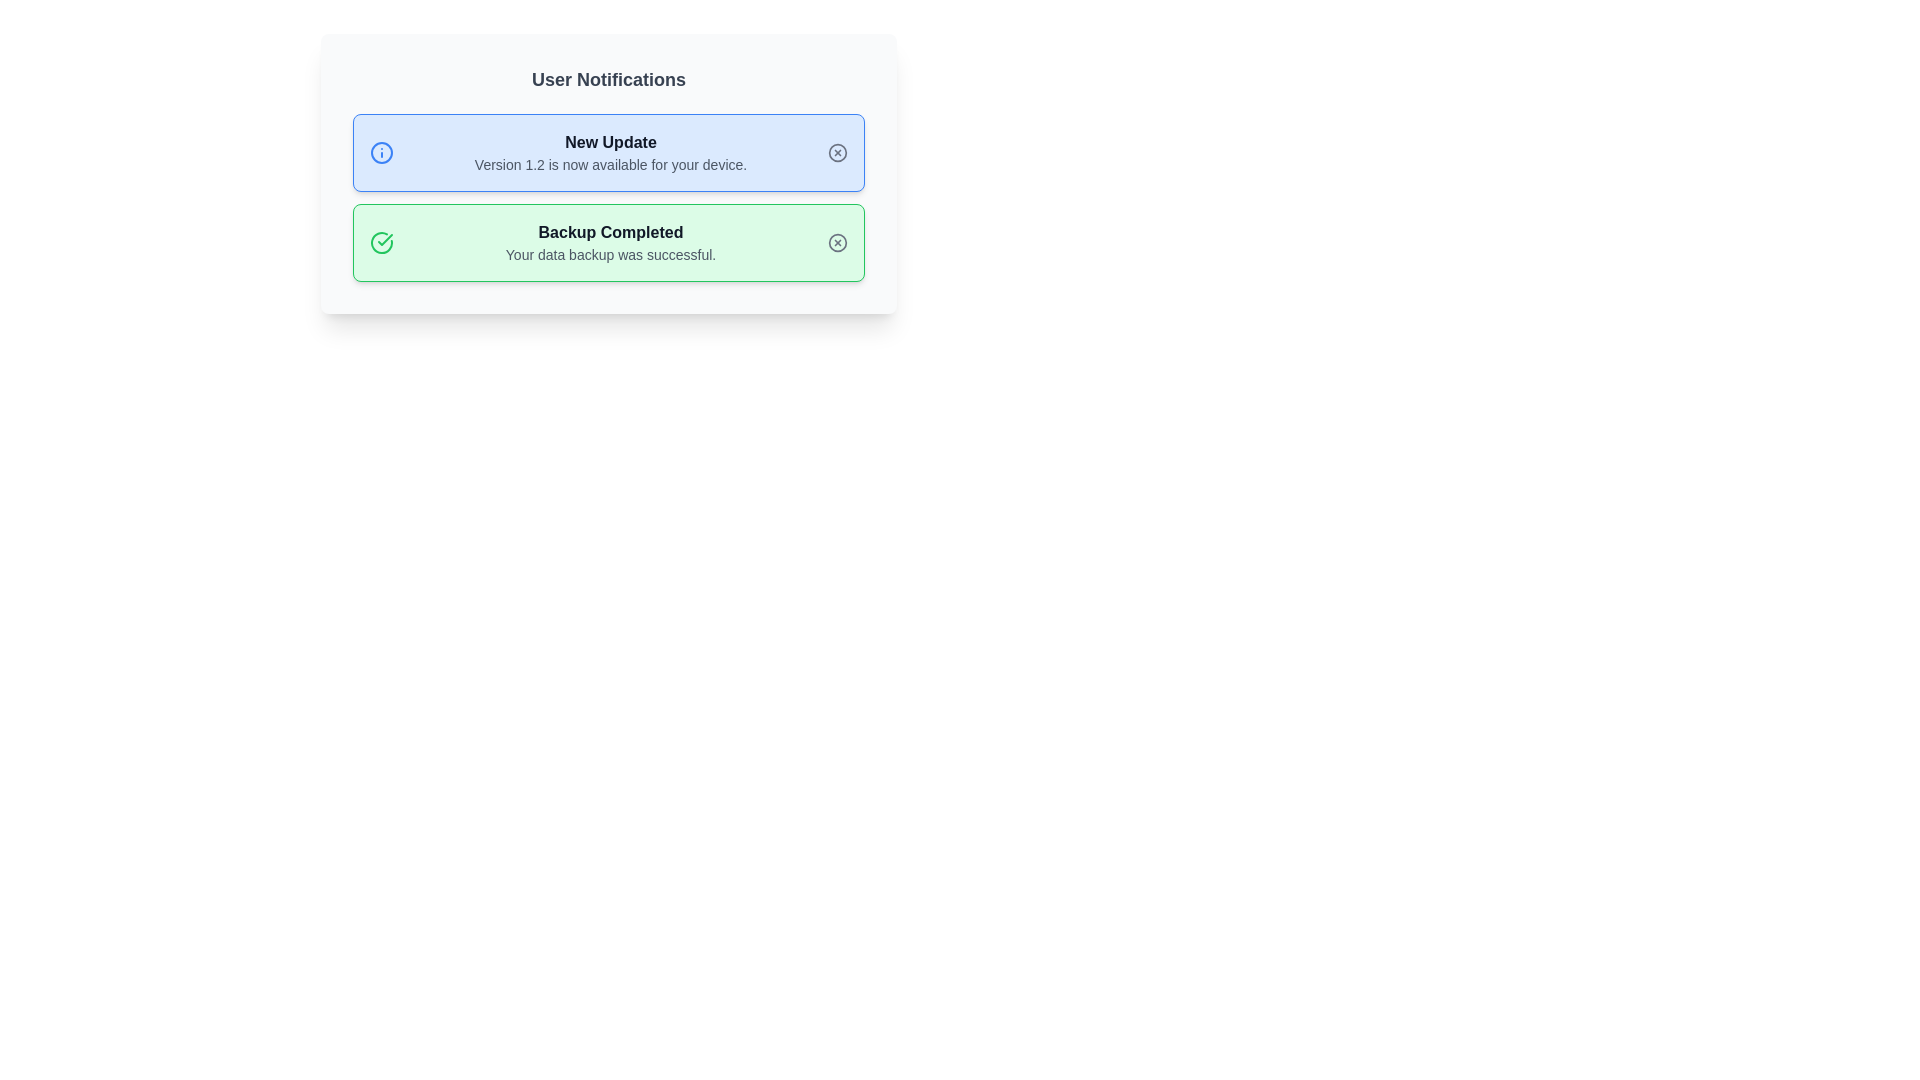 This screenshot has height=1080, width=1920. What do you see at coordinates (385, 238) in the screenshot?
I see `green checkmark icon indicating a successful backup, located in the notification section labeled 'Backup Completed.'` at bounding box center [385, 238].